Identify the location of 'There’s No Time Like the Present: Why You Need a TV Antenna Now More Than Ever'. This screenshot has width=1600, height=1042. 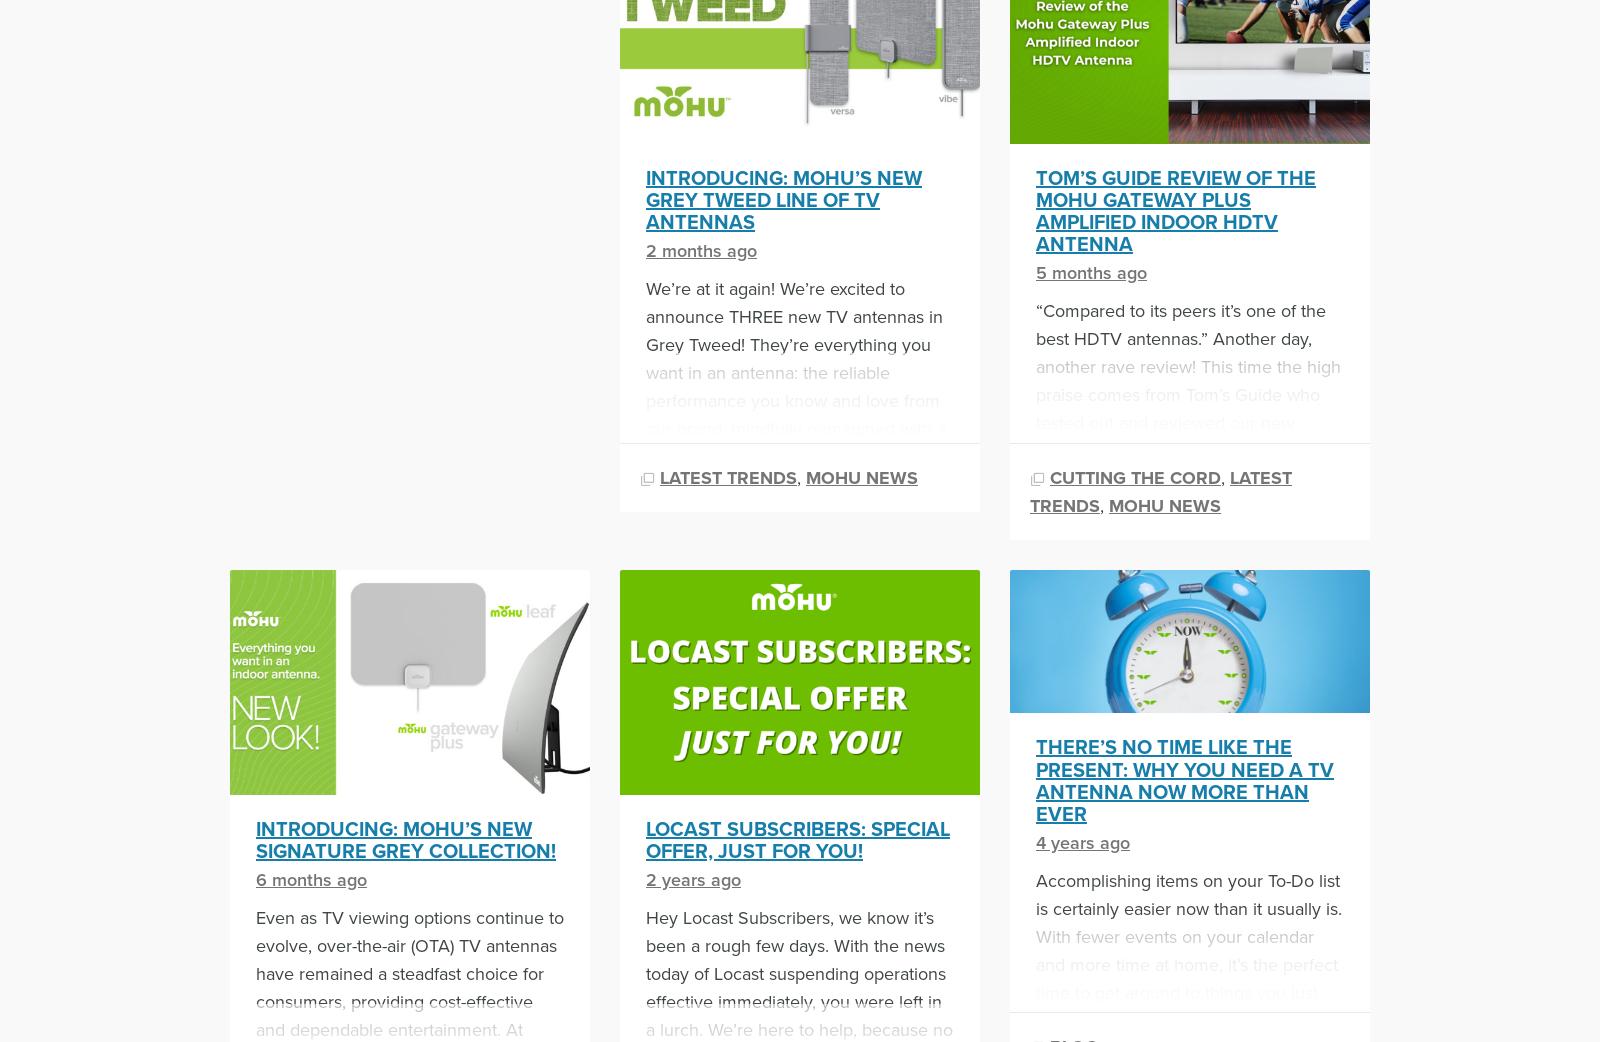
(1036, 779).